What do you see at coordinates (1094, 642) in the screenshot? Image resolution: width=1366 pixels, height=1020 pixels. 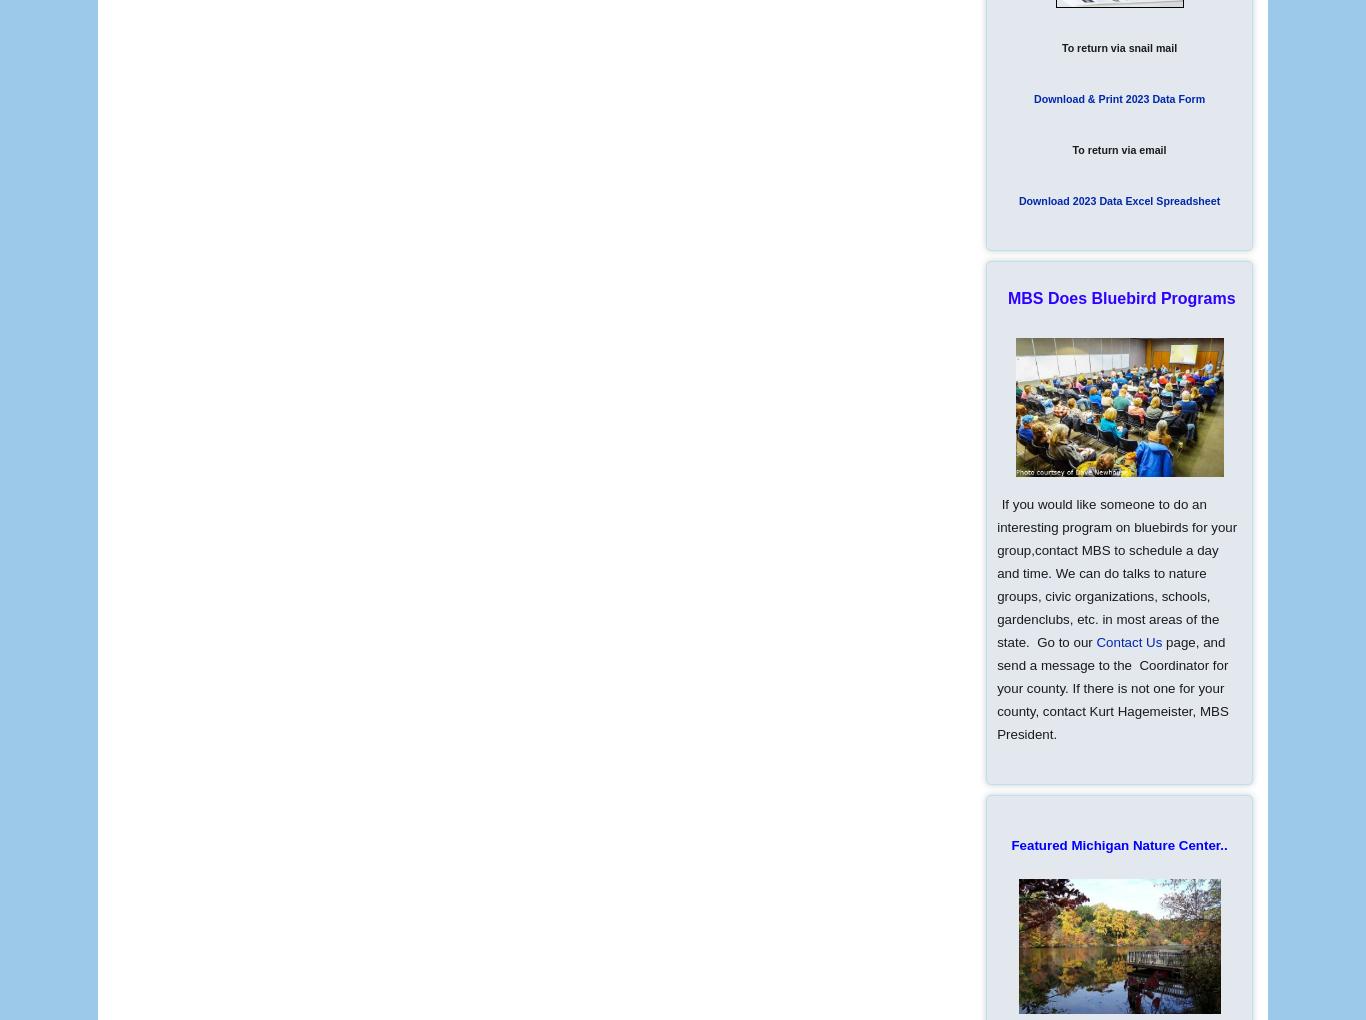 I see `'Contact Us'` at bounding box center [1094, 642].